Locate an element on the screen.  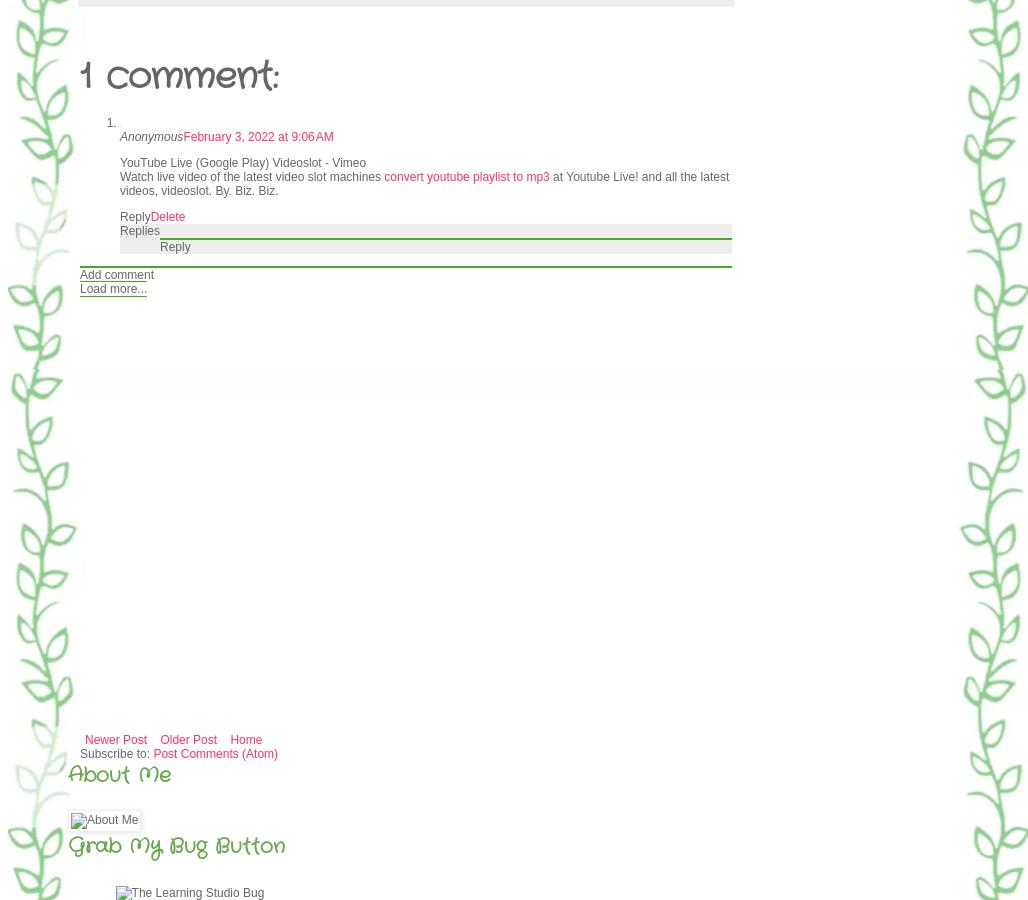
'YouTube Live (Google Play) Videoslot - Vimeo' is located at coordinates (242, 162).